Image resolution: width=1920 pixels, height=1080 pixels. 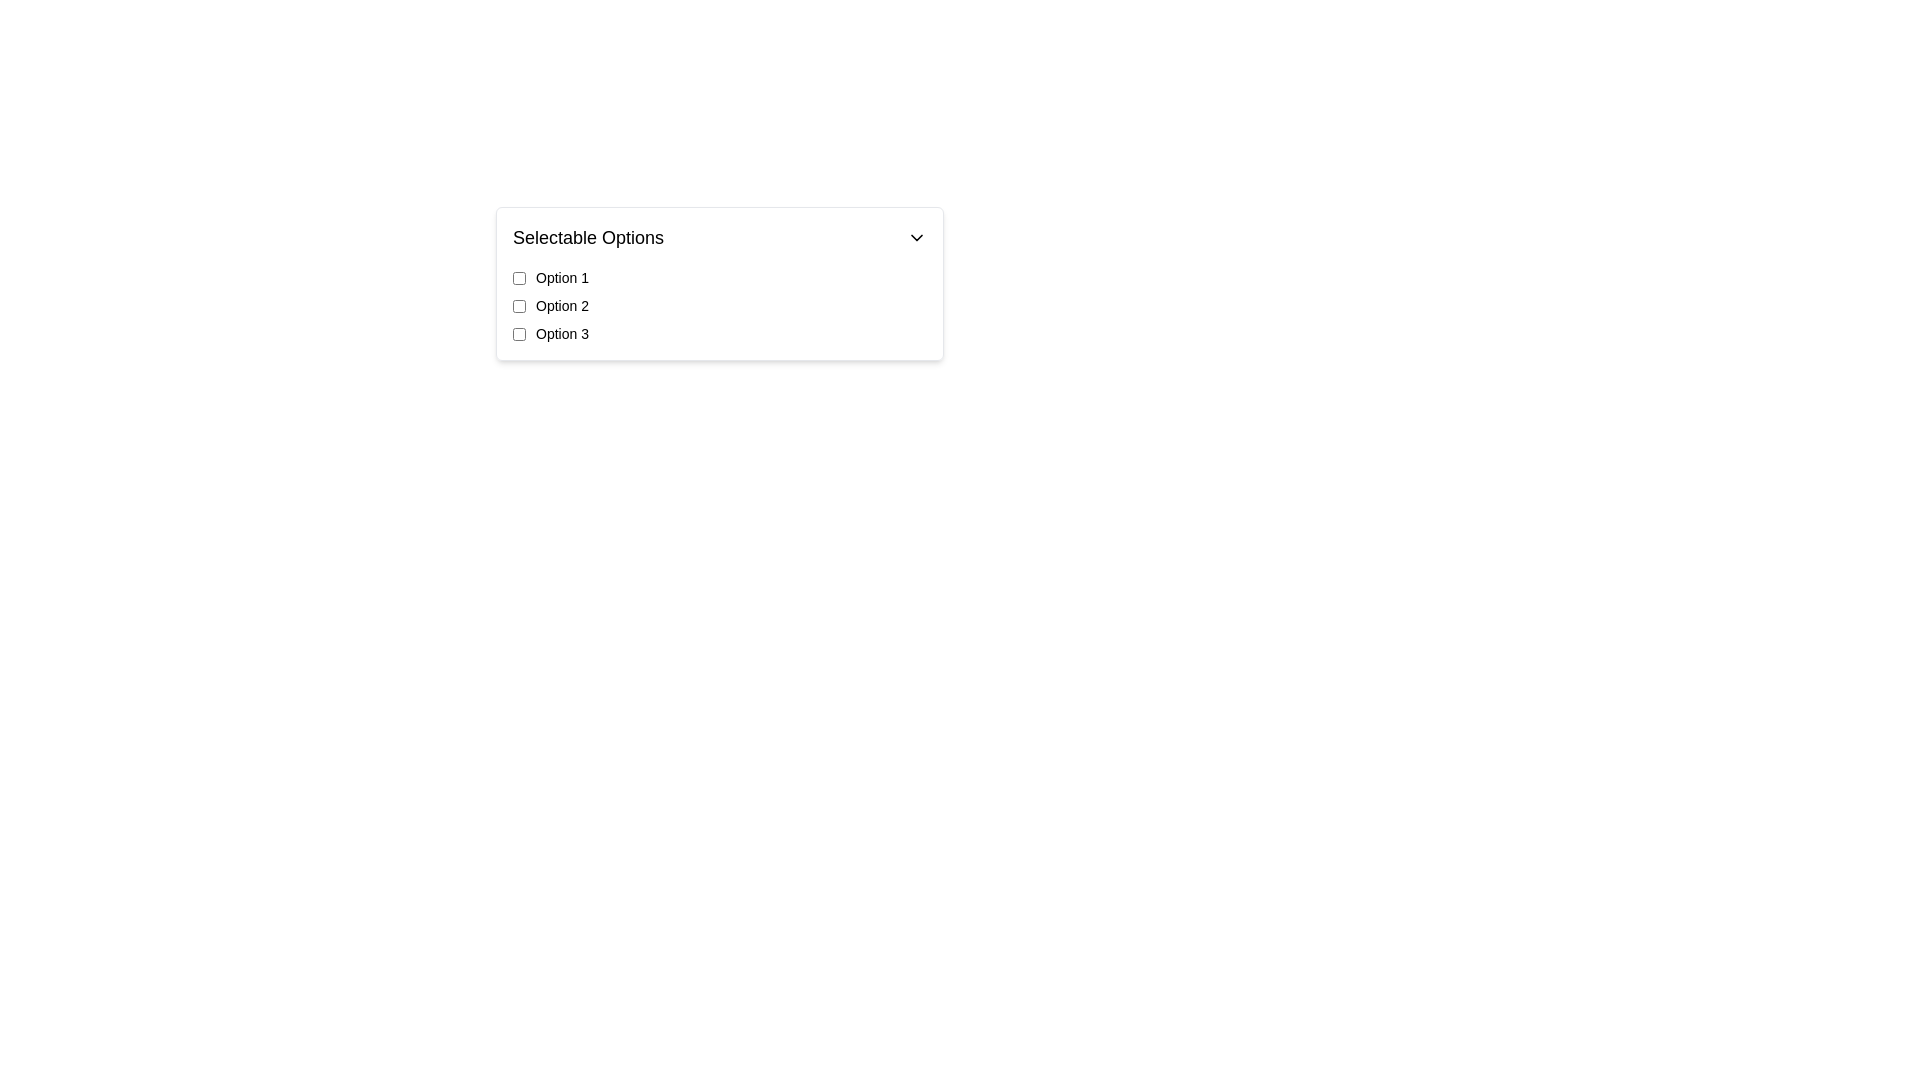 I want to click on the checkbox labeled 'Option 2' located in the middle of the vertical list under the header 'Selectable Options', so click(x=519, y=305).